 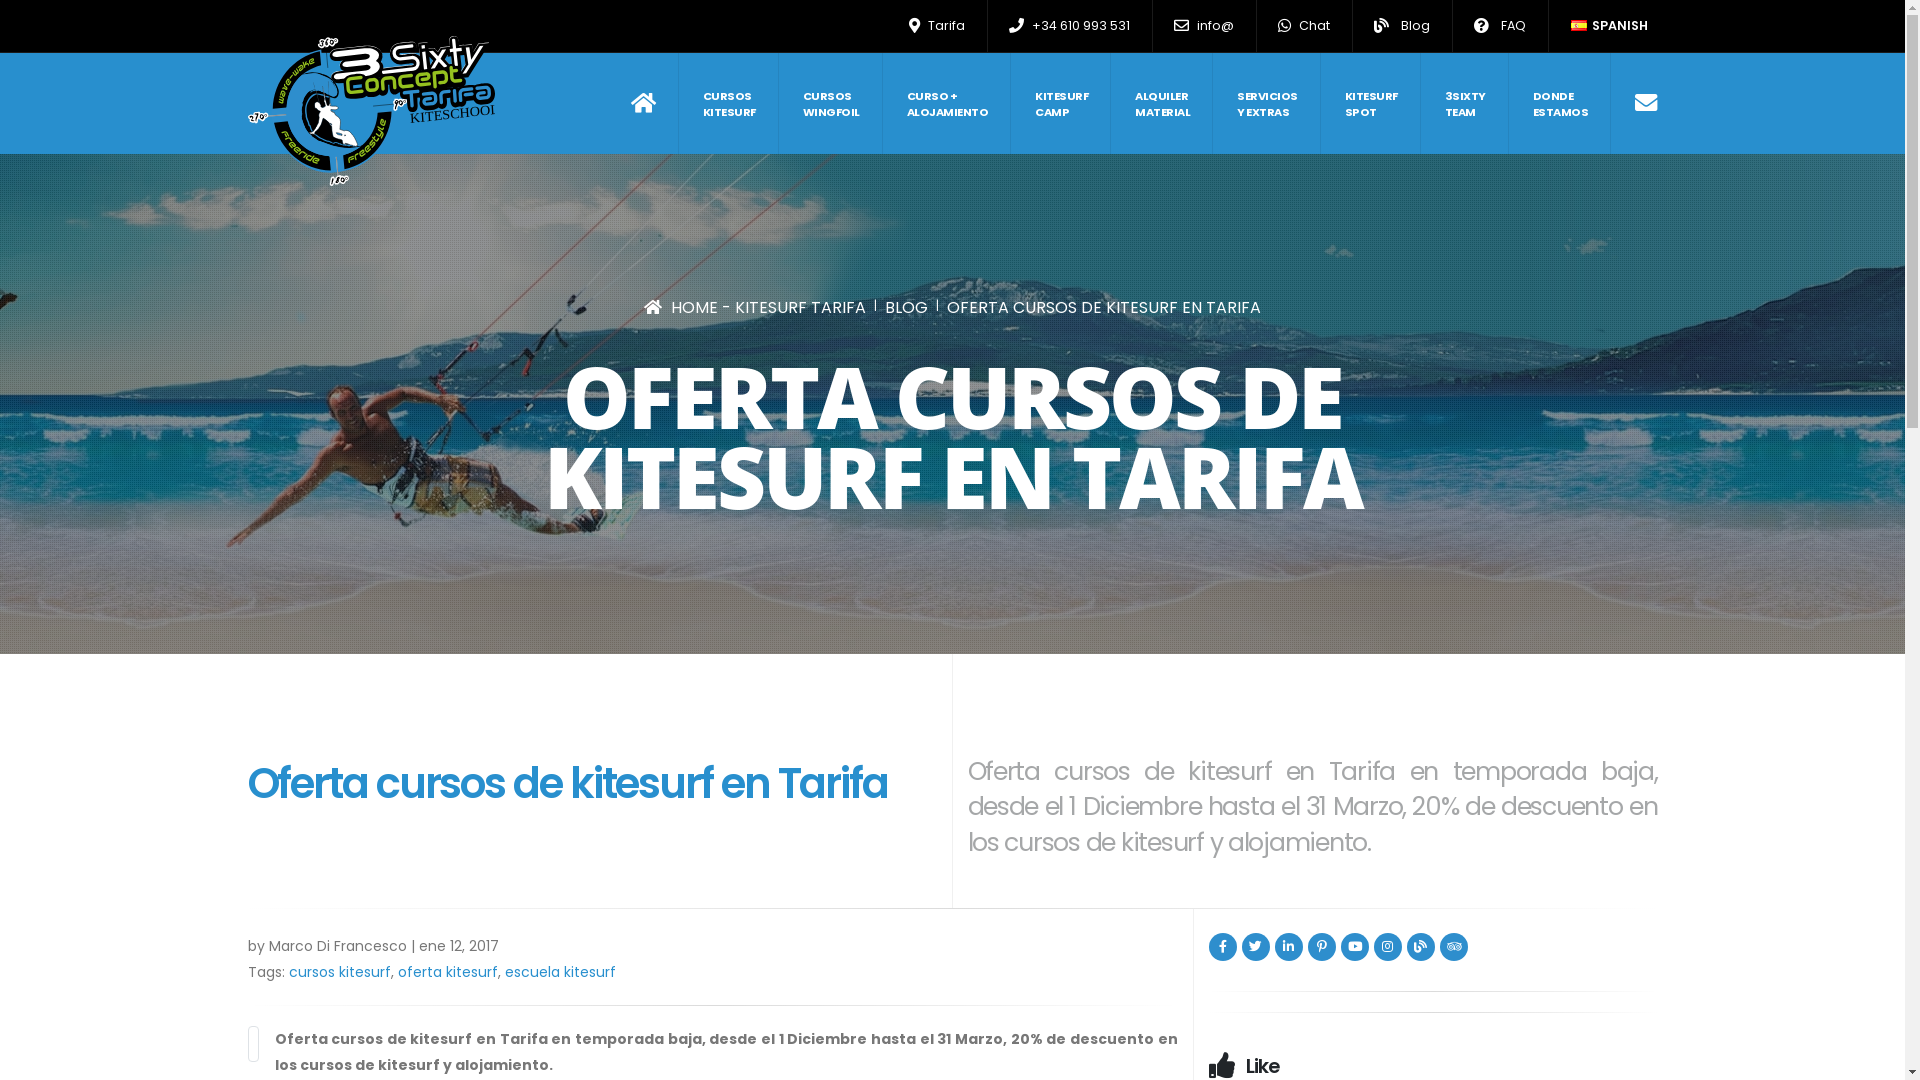 What do you see at coordinates (905, 307) in the screenshot?
I see `'BLOG'` at bounding box center [905, 307].